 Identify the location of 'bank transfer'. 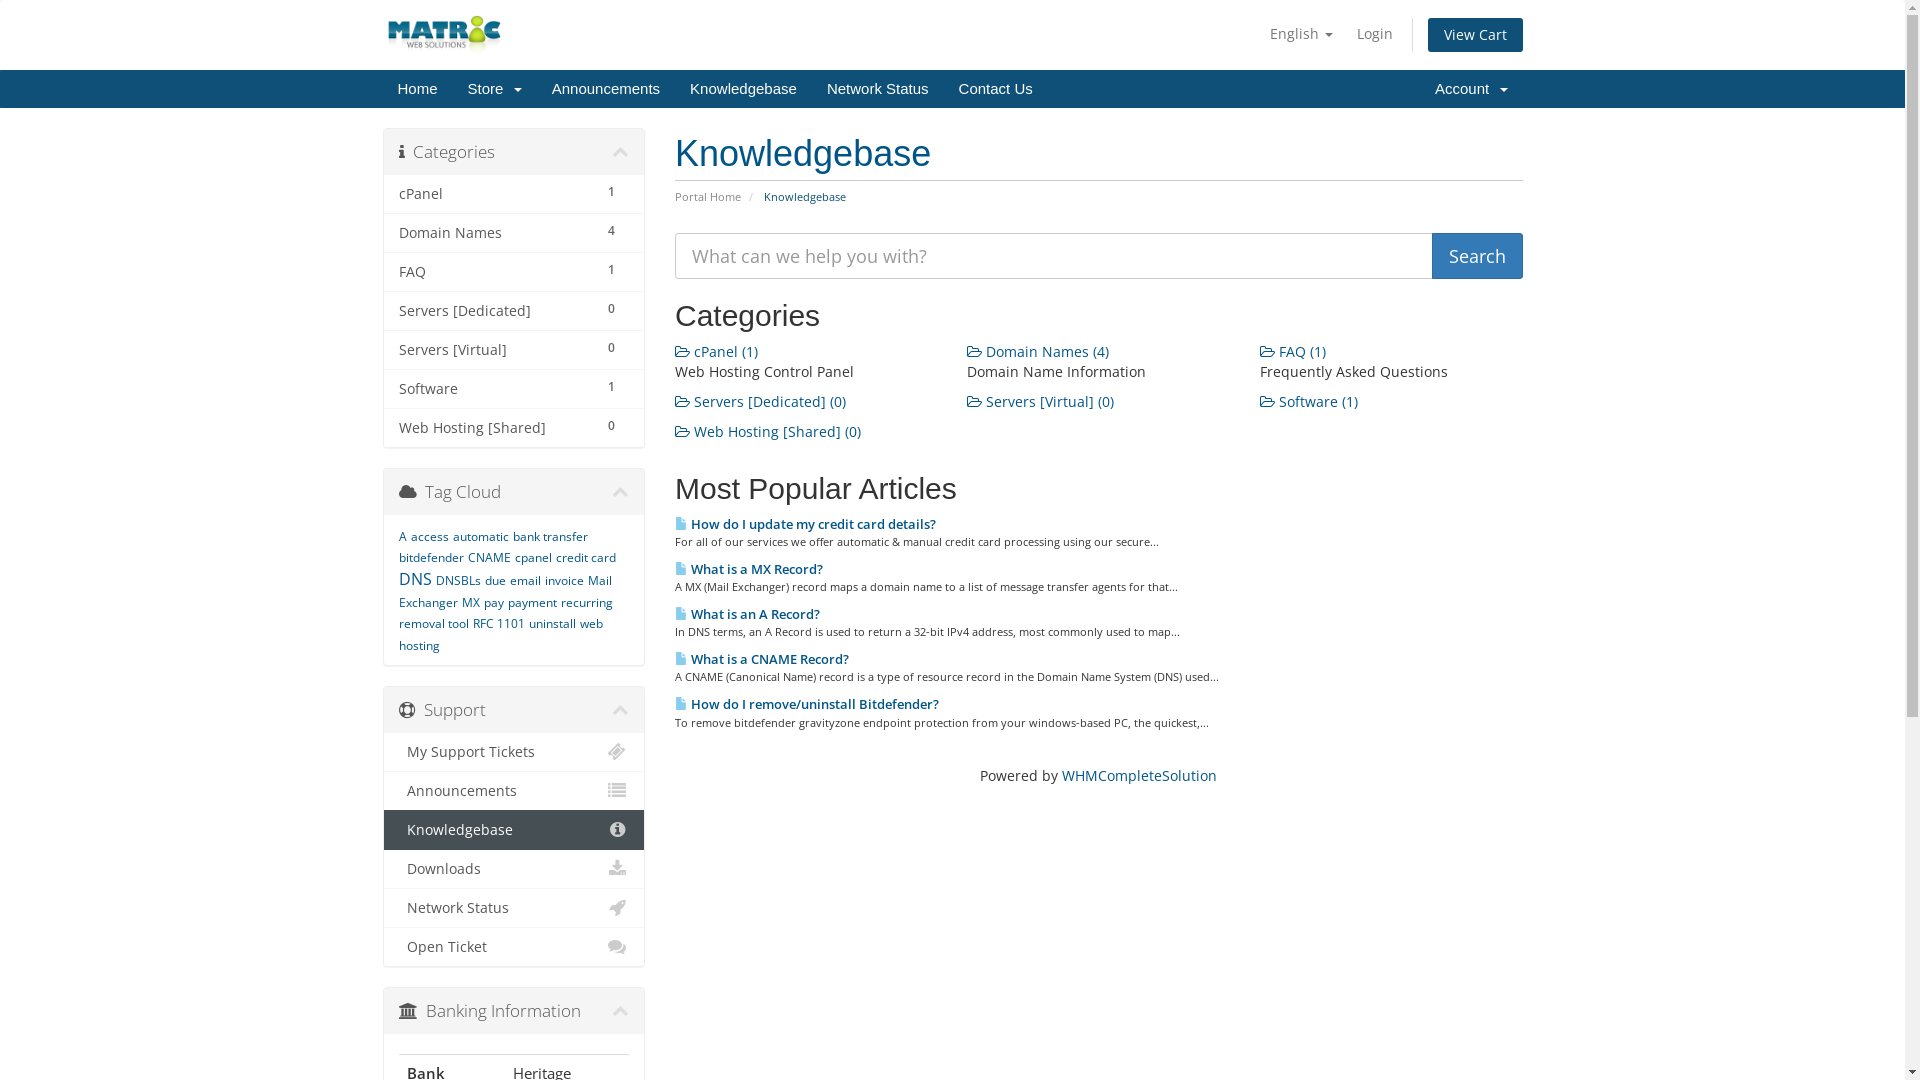
(549, 535).